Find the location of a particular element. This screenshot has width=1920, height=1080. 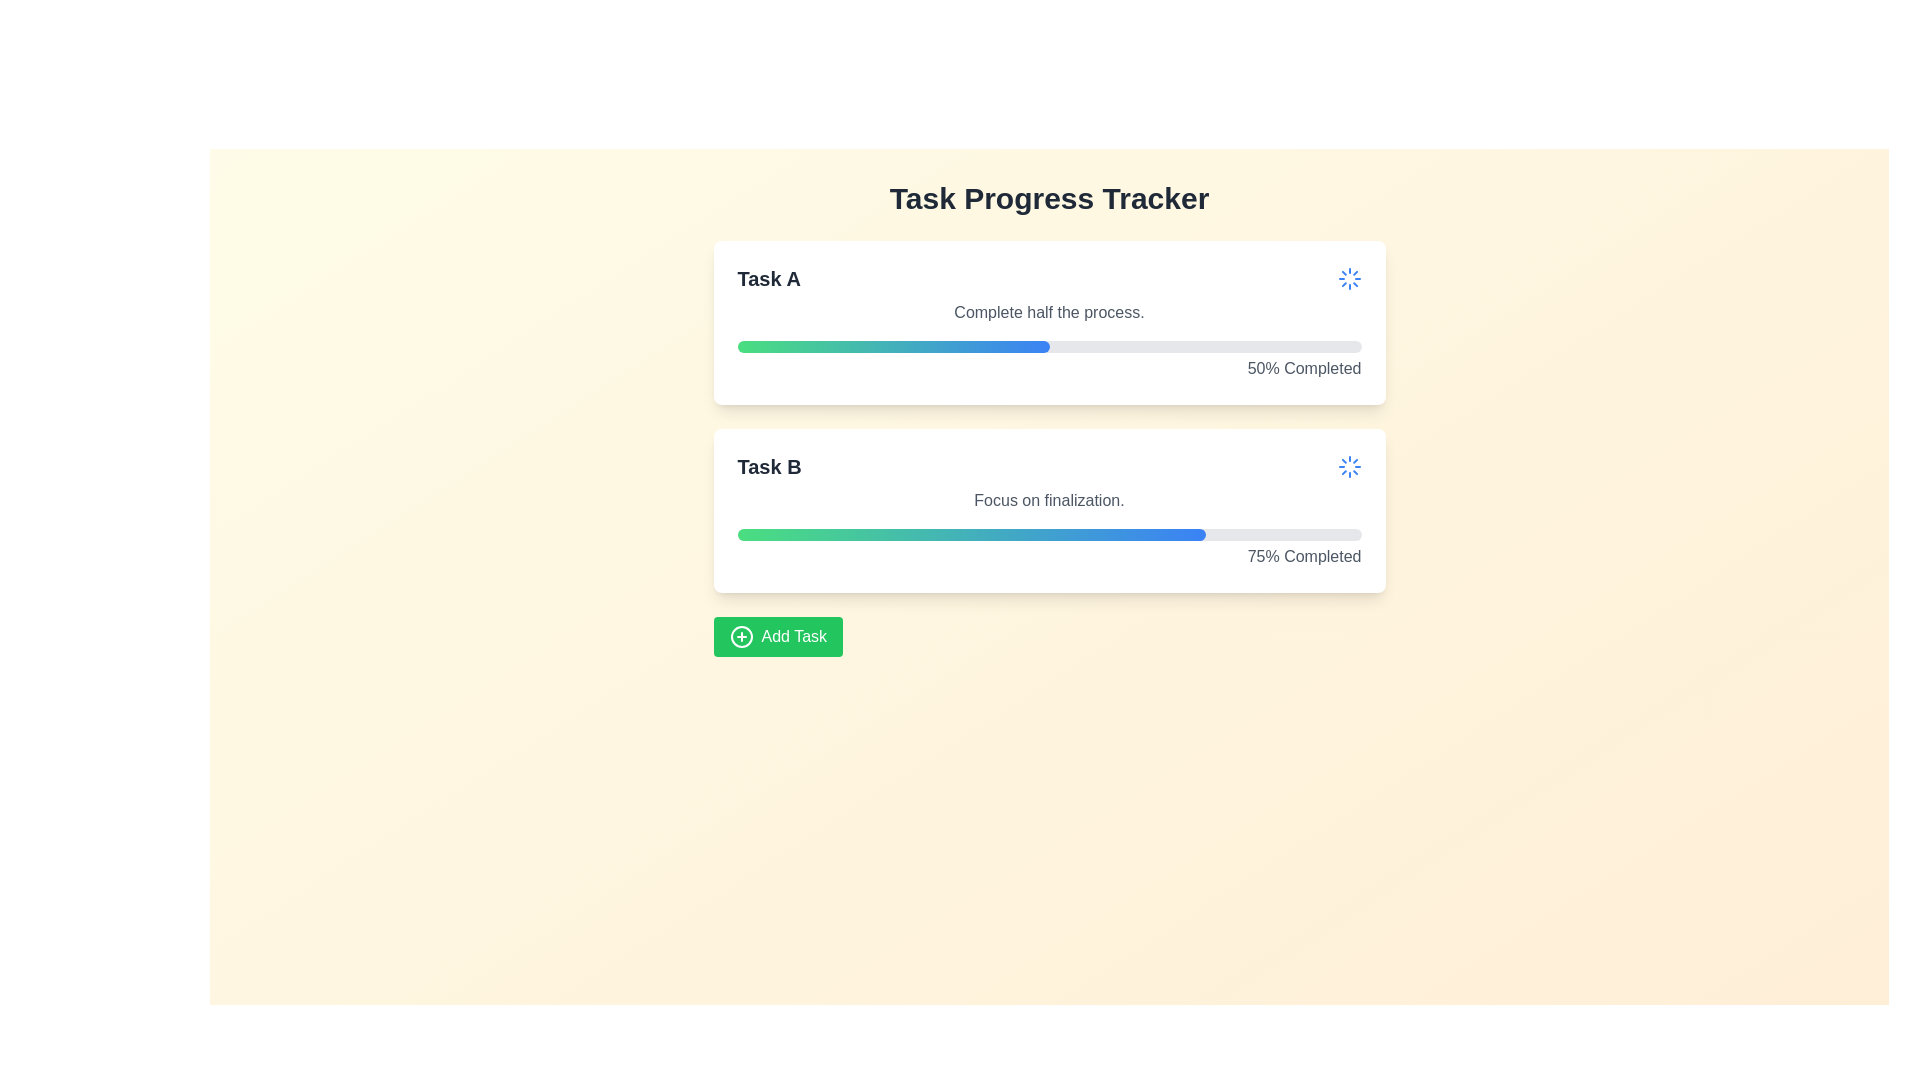

the bold text label displaying 'Task B', which is the primary heading of the card layout, positioned at the top-left corner above the progress bar is located at coordinates (768, 466).